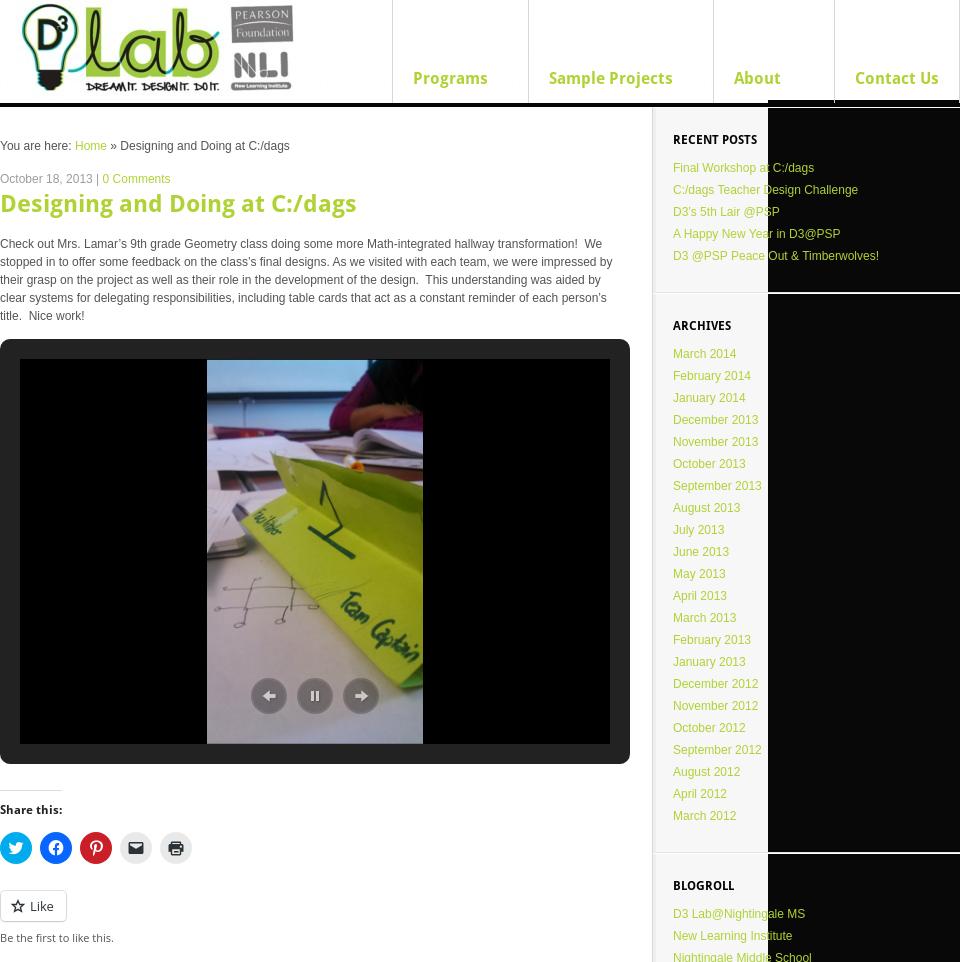 The height and width of the screenshot is (962, 960). What do you see at coordinates (672, 551) in the screenshot?
I see `'June 2013'` at bounding box center [672, 551].